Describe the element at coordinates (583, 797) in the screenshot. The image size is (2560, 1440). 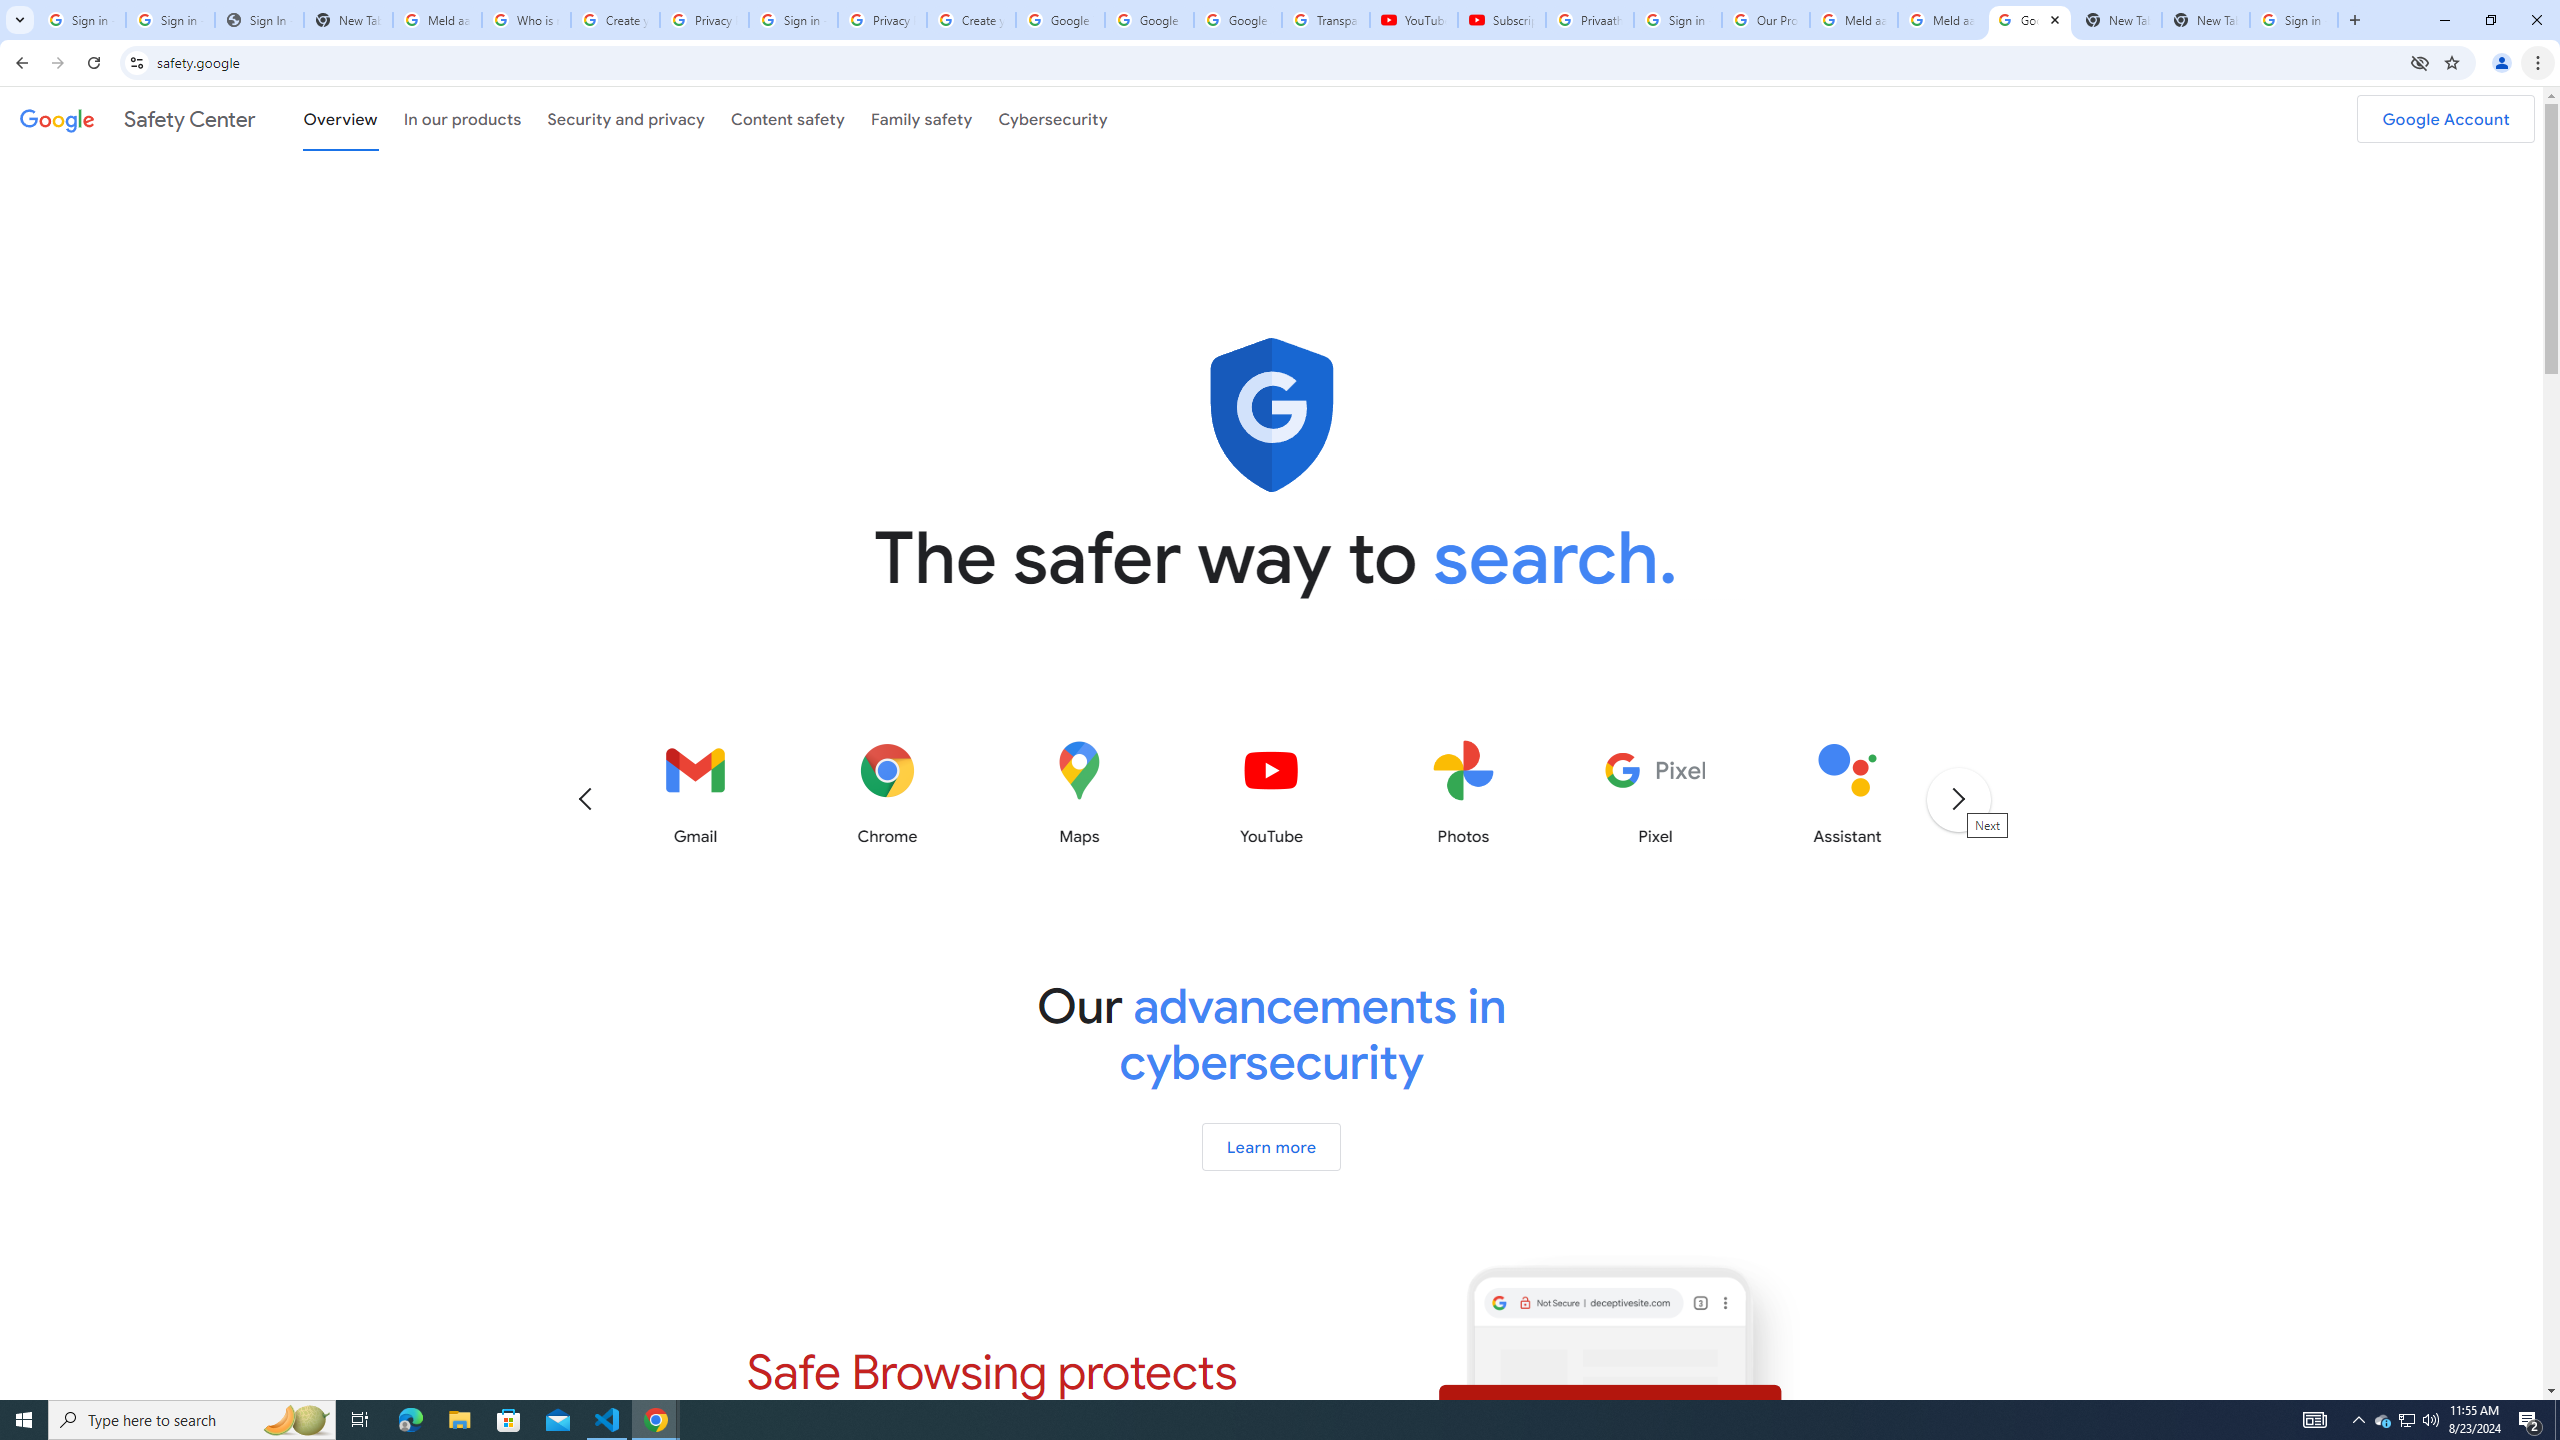
I see `'Previous'` at that location.